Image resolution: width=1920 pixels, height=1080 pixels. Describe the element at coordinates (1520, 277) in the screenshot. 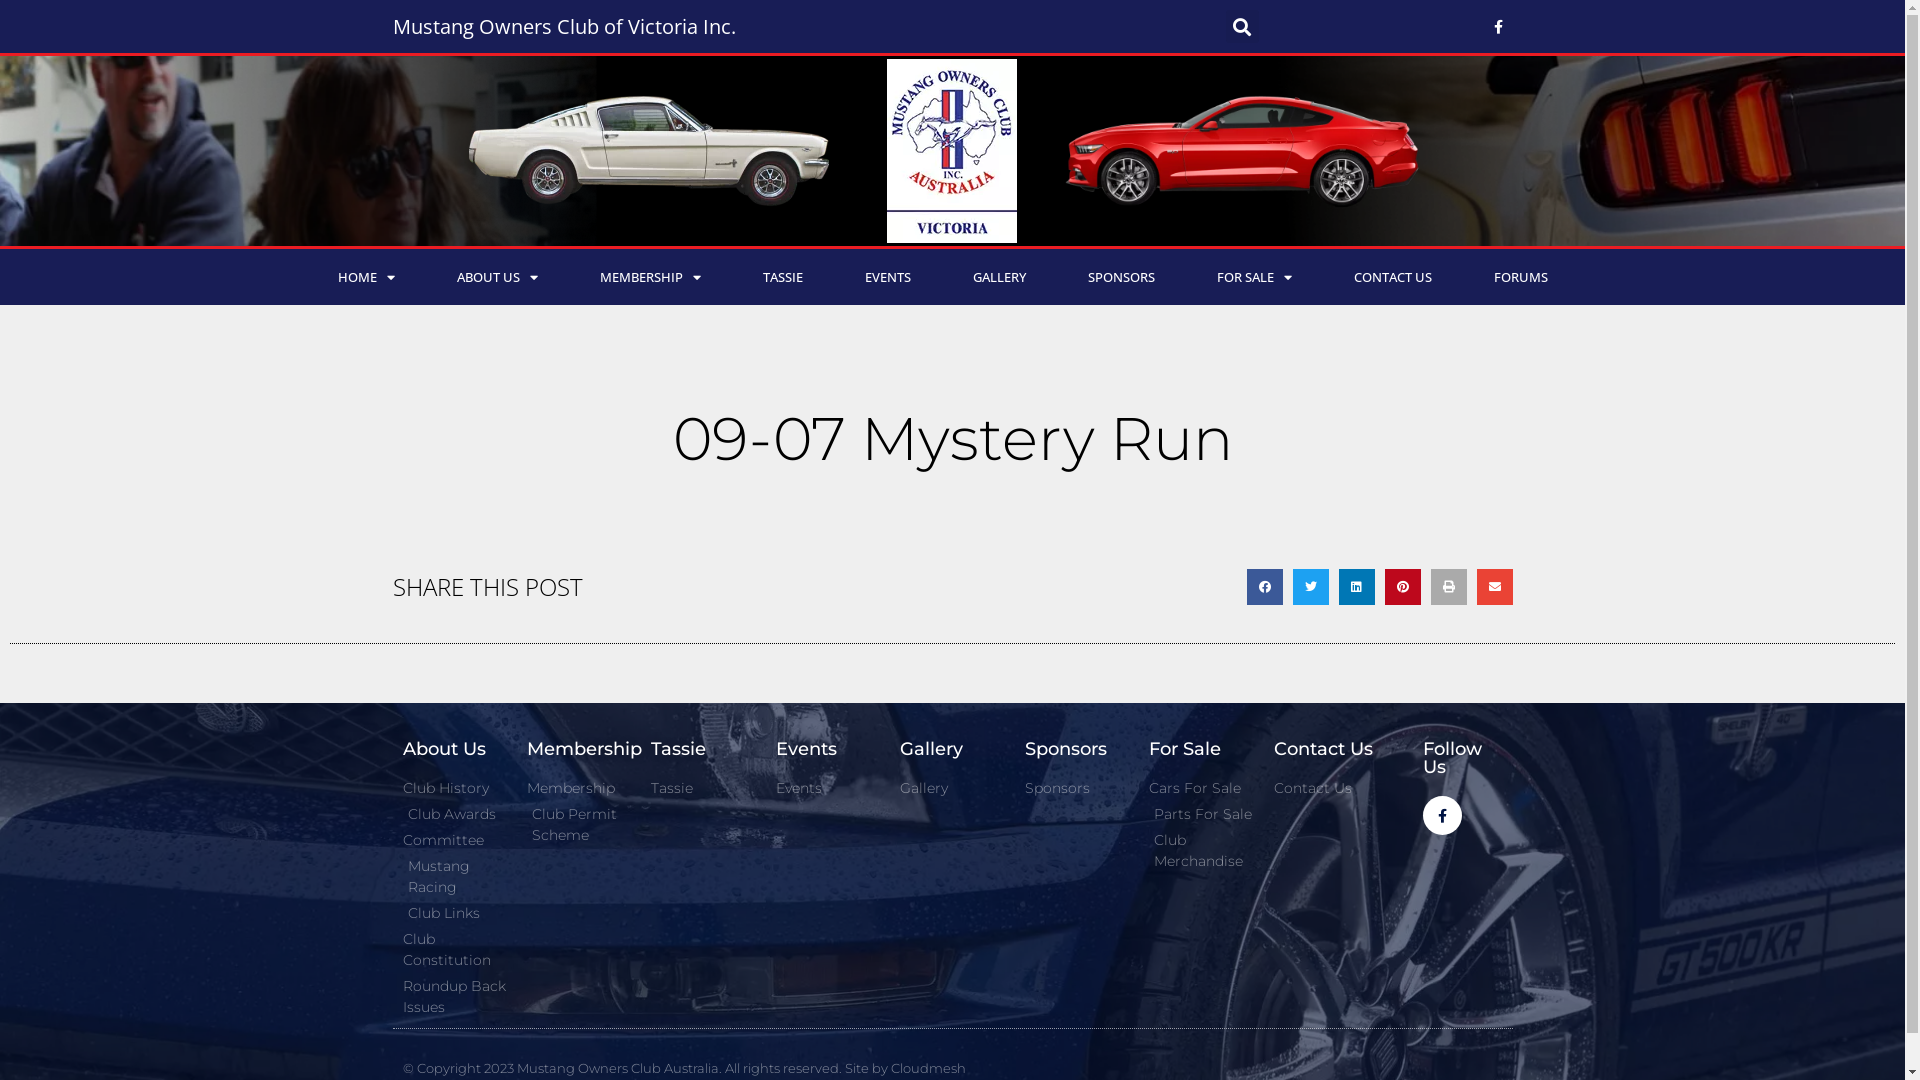

I see `'FORUMS'` at that location.